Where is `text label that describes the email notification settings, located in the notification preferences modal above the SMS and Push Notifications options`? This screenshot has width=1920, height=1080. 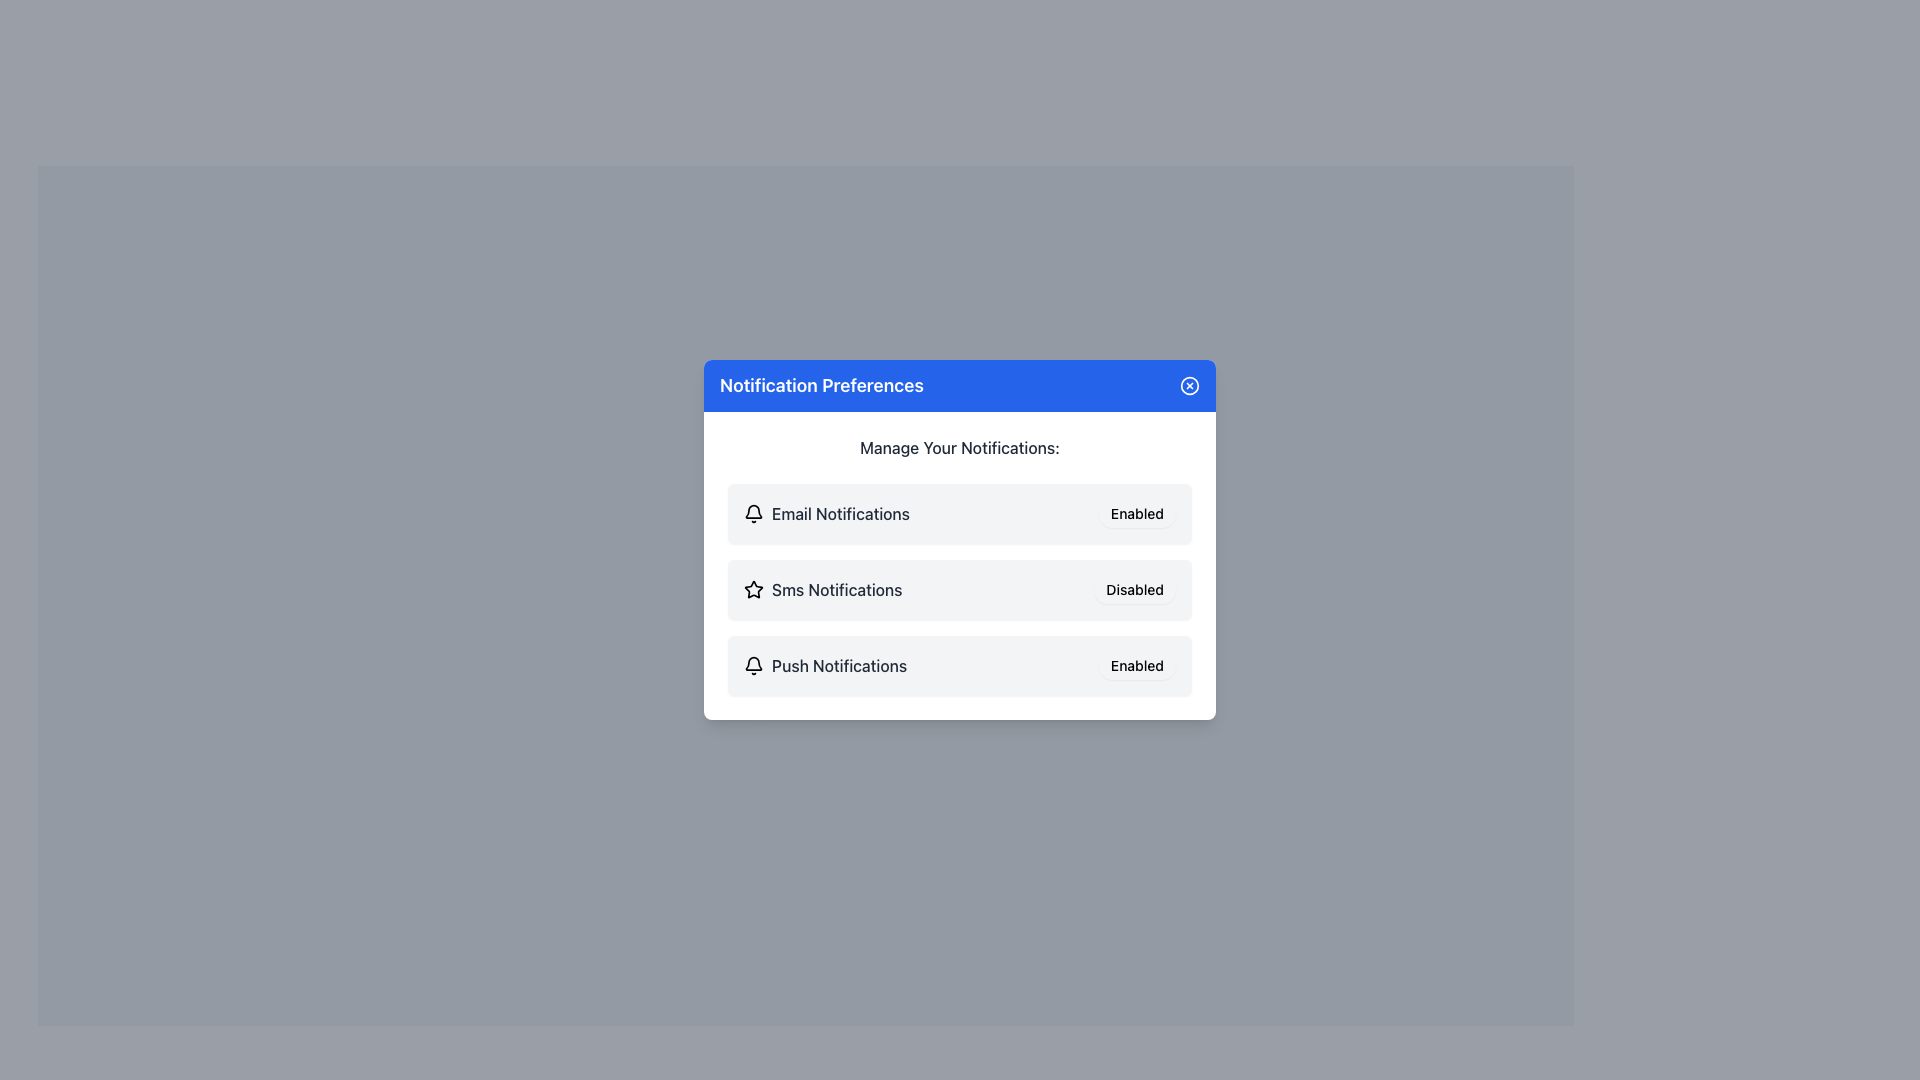
text label that describes the email notification settings, located in the notification preferences modal above the SMS and Push Notifications options is located at coordinates (840, 512).